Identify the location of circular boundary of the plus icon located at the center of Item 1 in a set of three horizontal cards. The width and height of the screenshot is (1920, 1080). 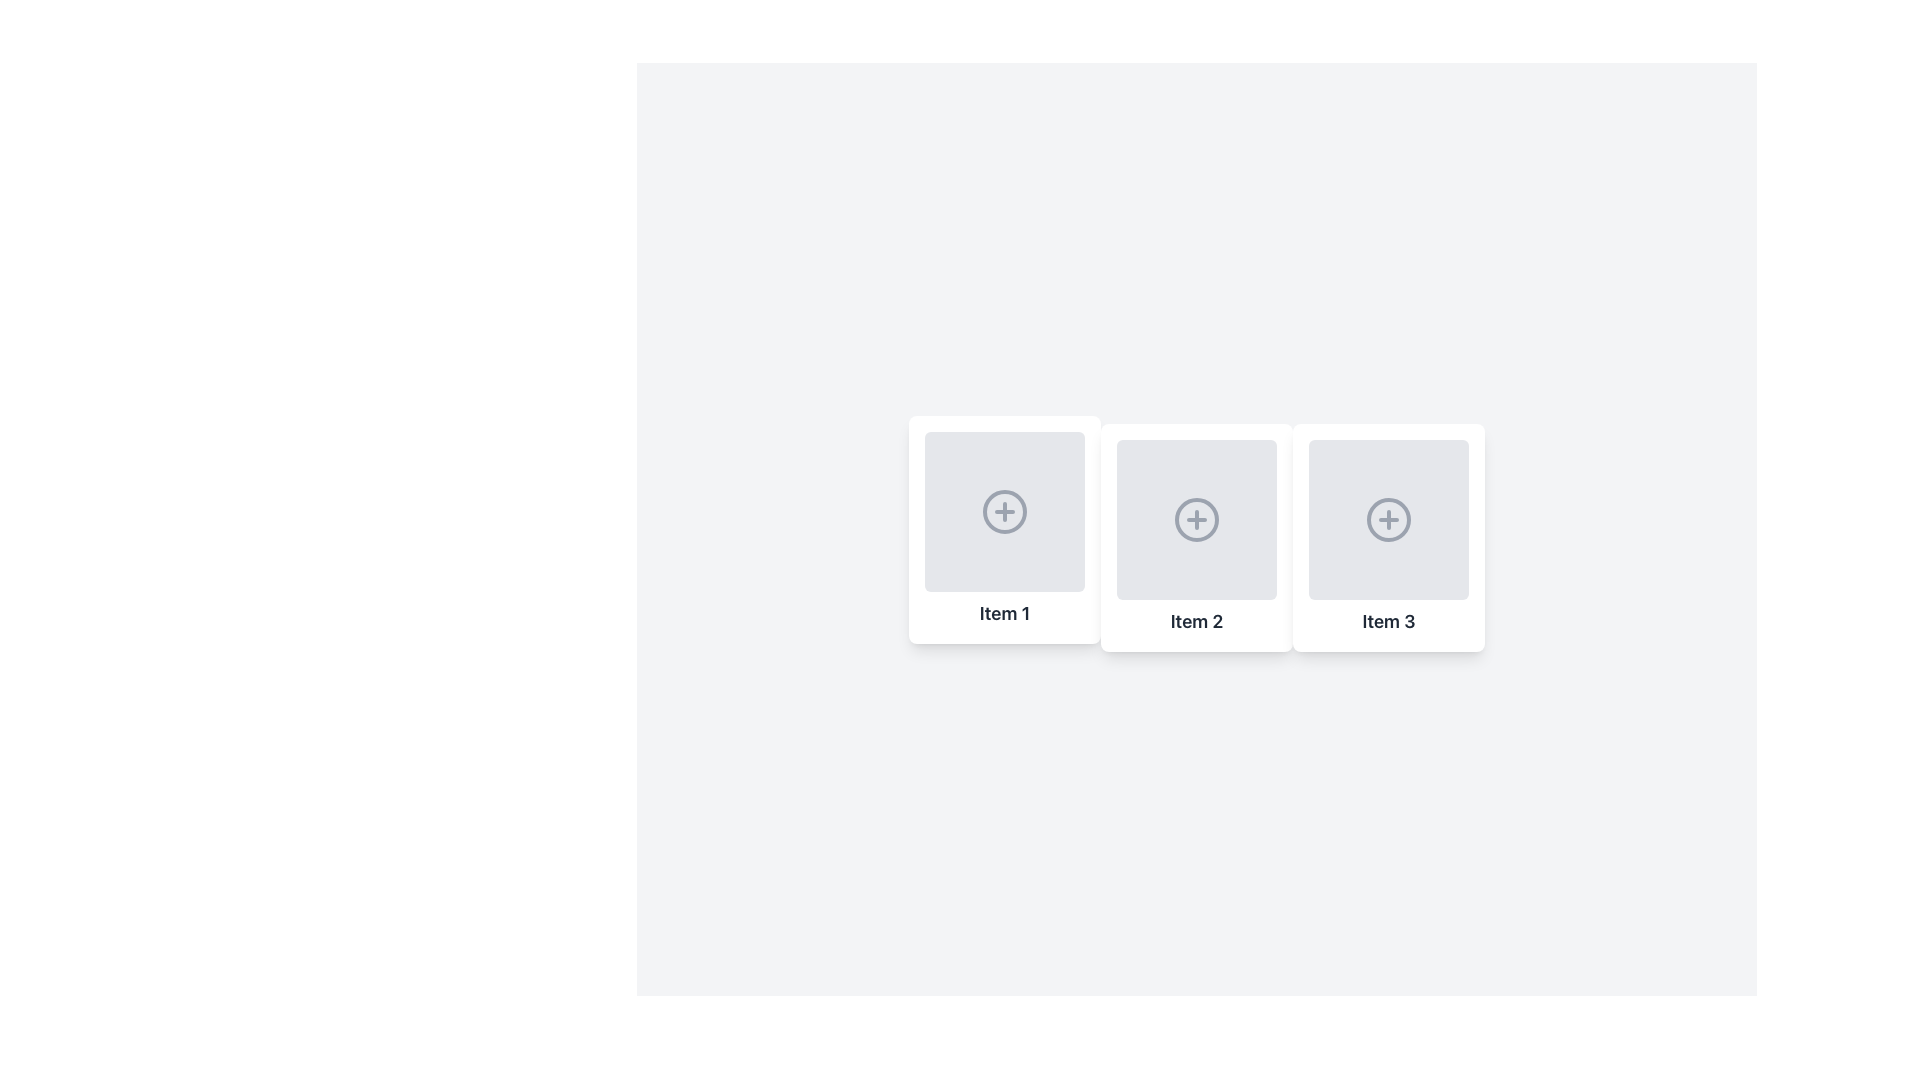
(1004, 510).